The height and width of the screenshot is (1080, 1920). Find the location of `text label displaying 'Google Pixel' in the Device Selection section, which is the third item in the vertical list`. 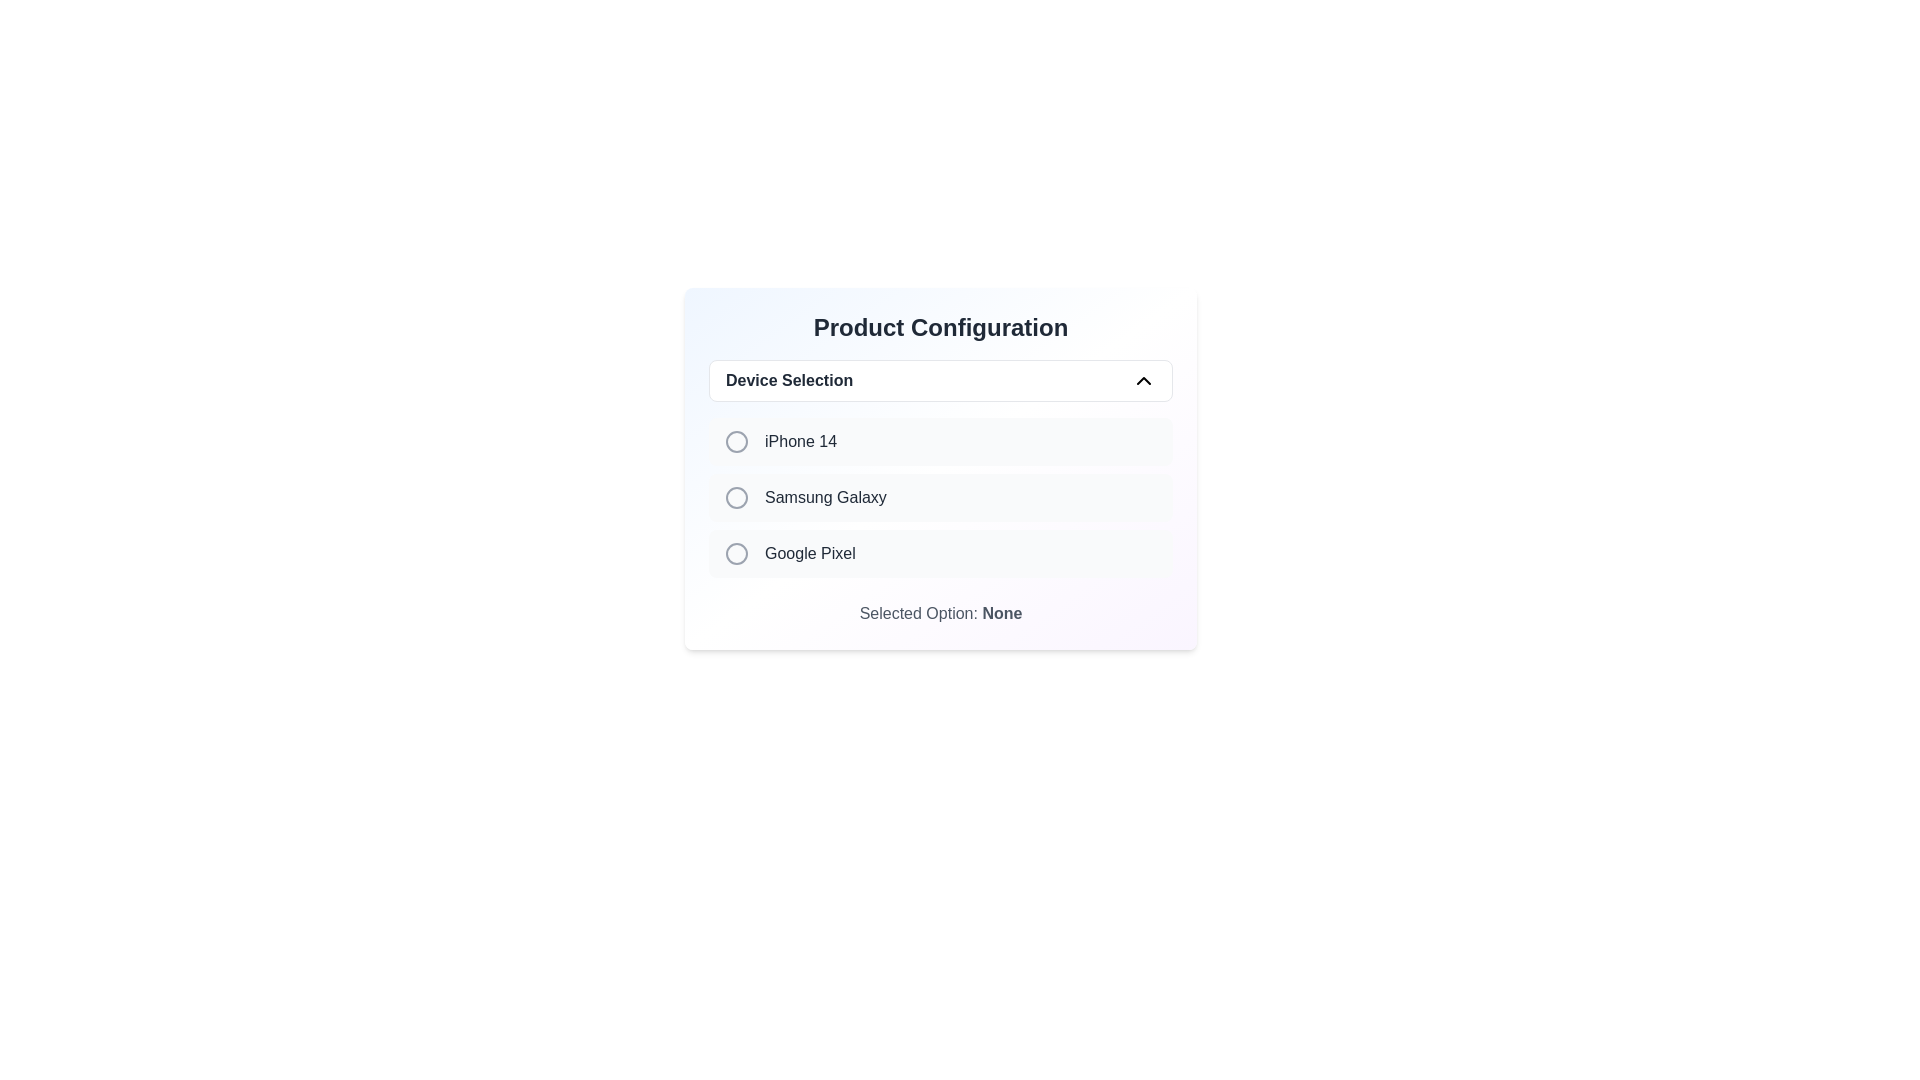

text label displaying 'Google Pixel' in the Device Selection section, which is the third item in the vertical list is located at coordinates (810, 554).